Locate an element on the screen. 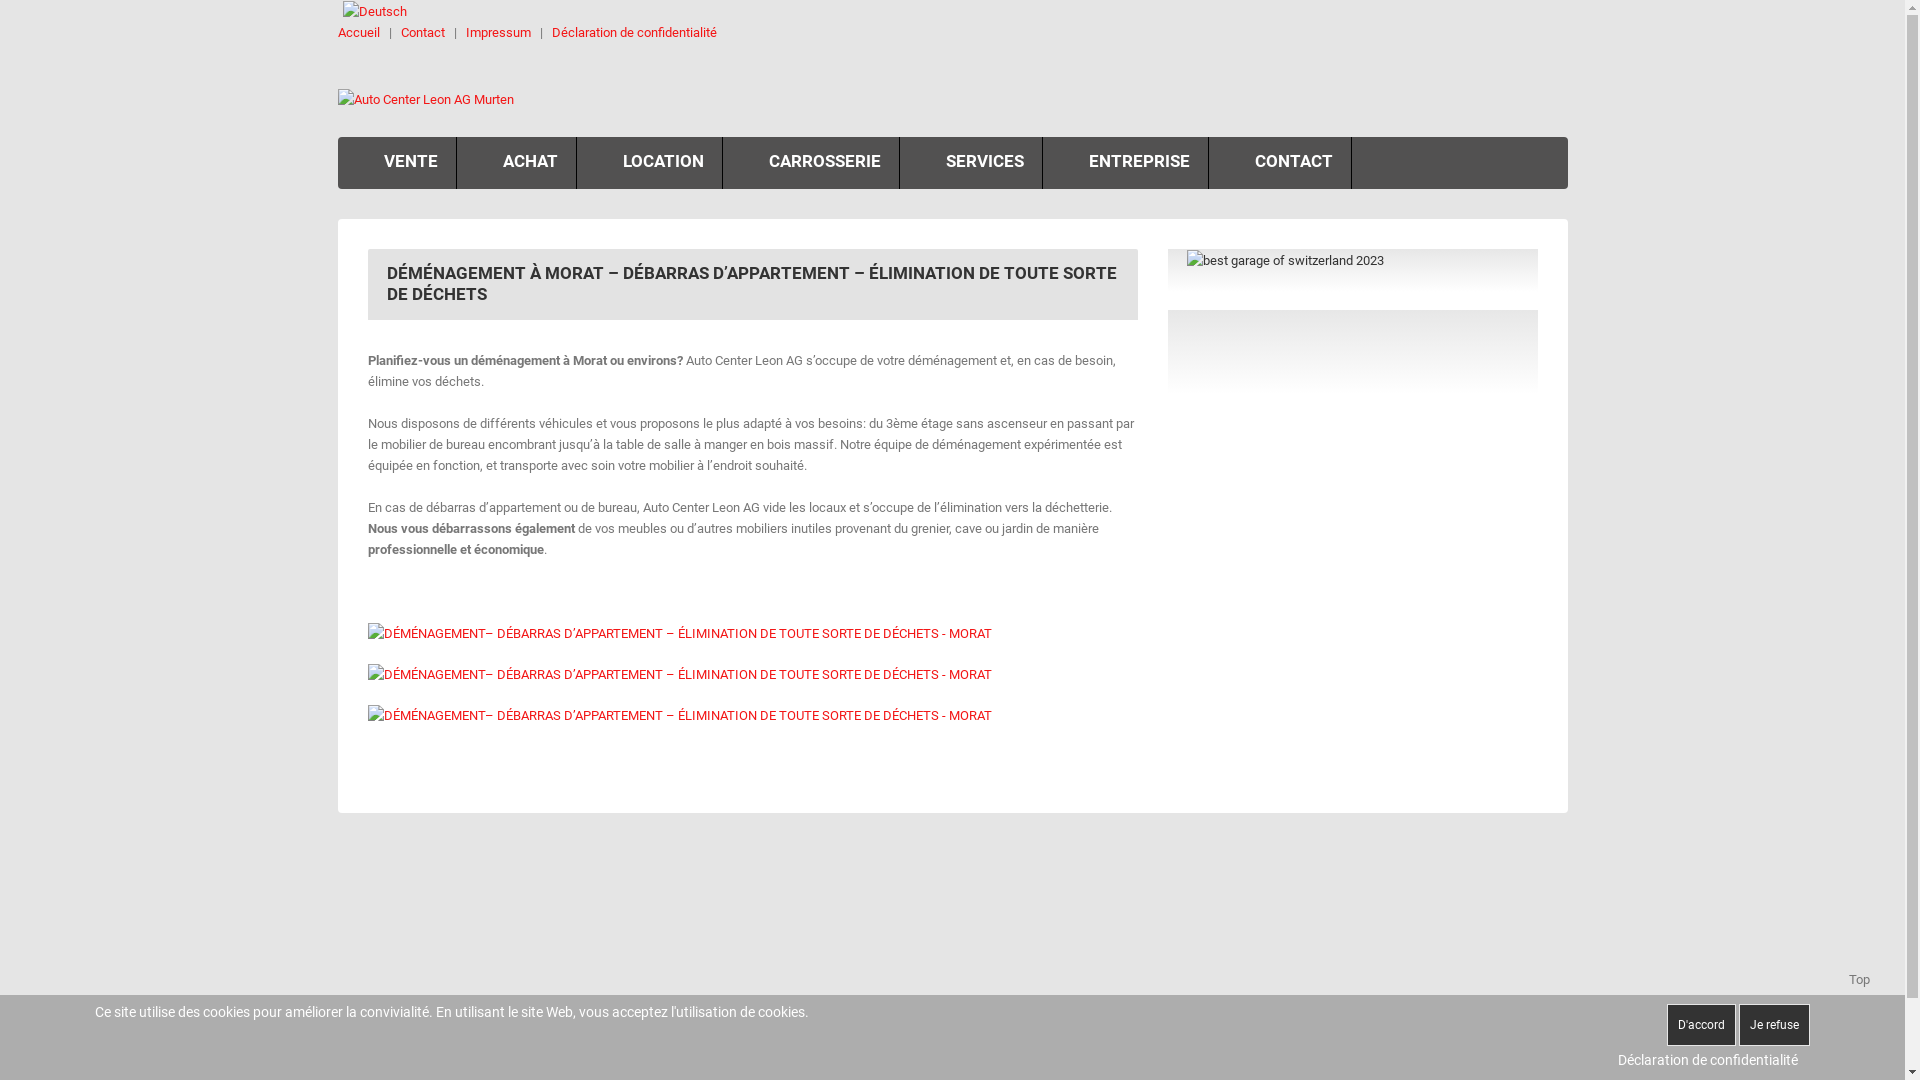  'ACHAT' is located at coordinates (515, 161).